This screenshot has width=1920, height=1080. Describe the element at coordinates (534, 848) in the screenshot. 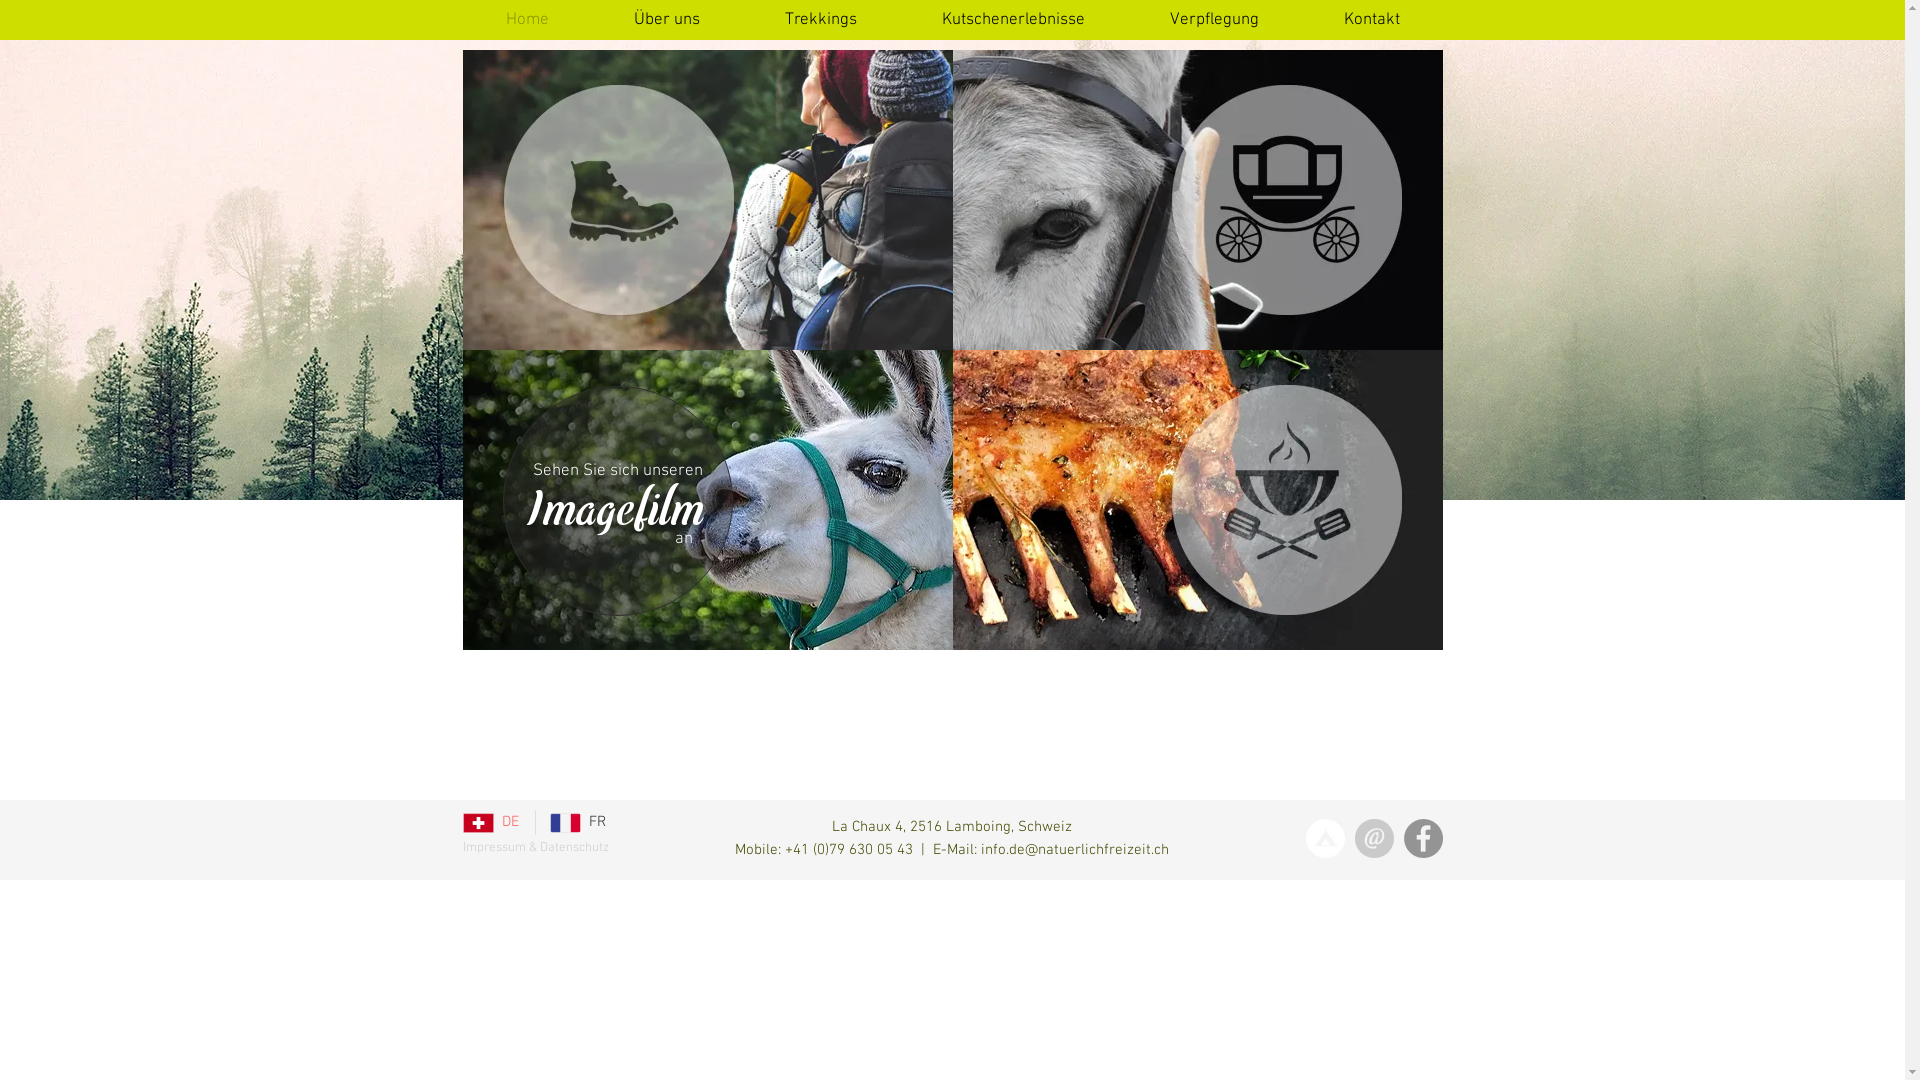

I see `'Impressum & Datenschutz'` at that location.